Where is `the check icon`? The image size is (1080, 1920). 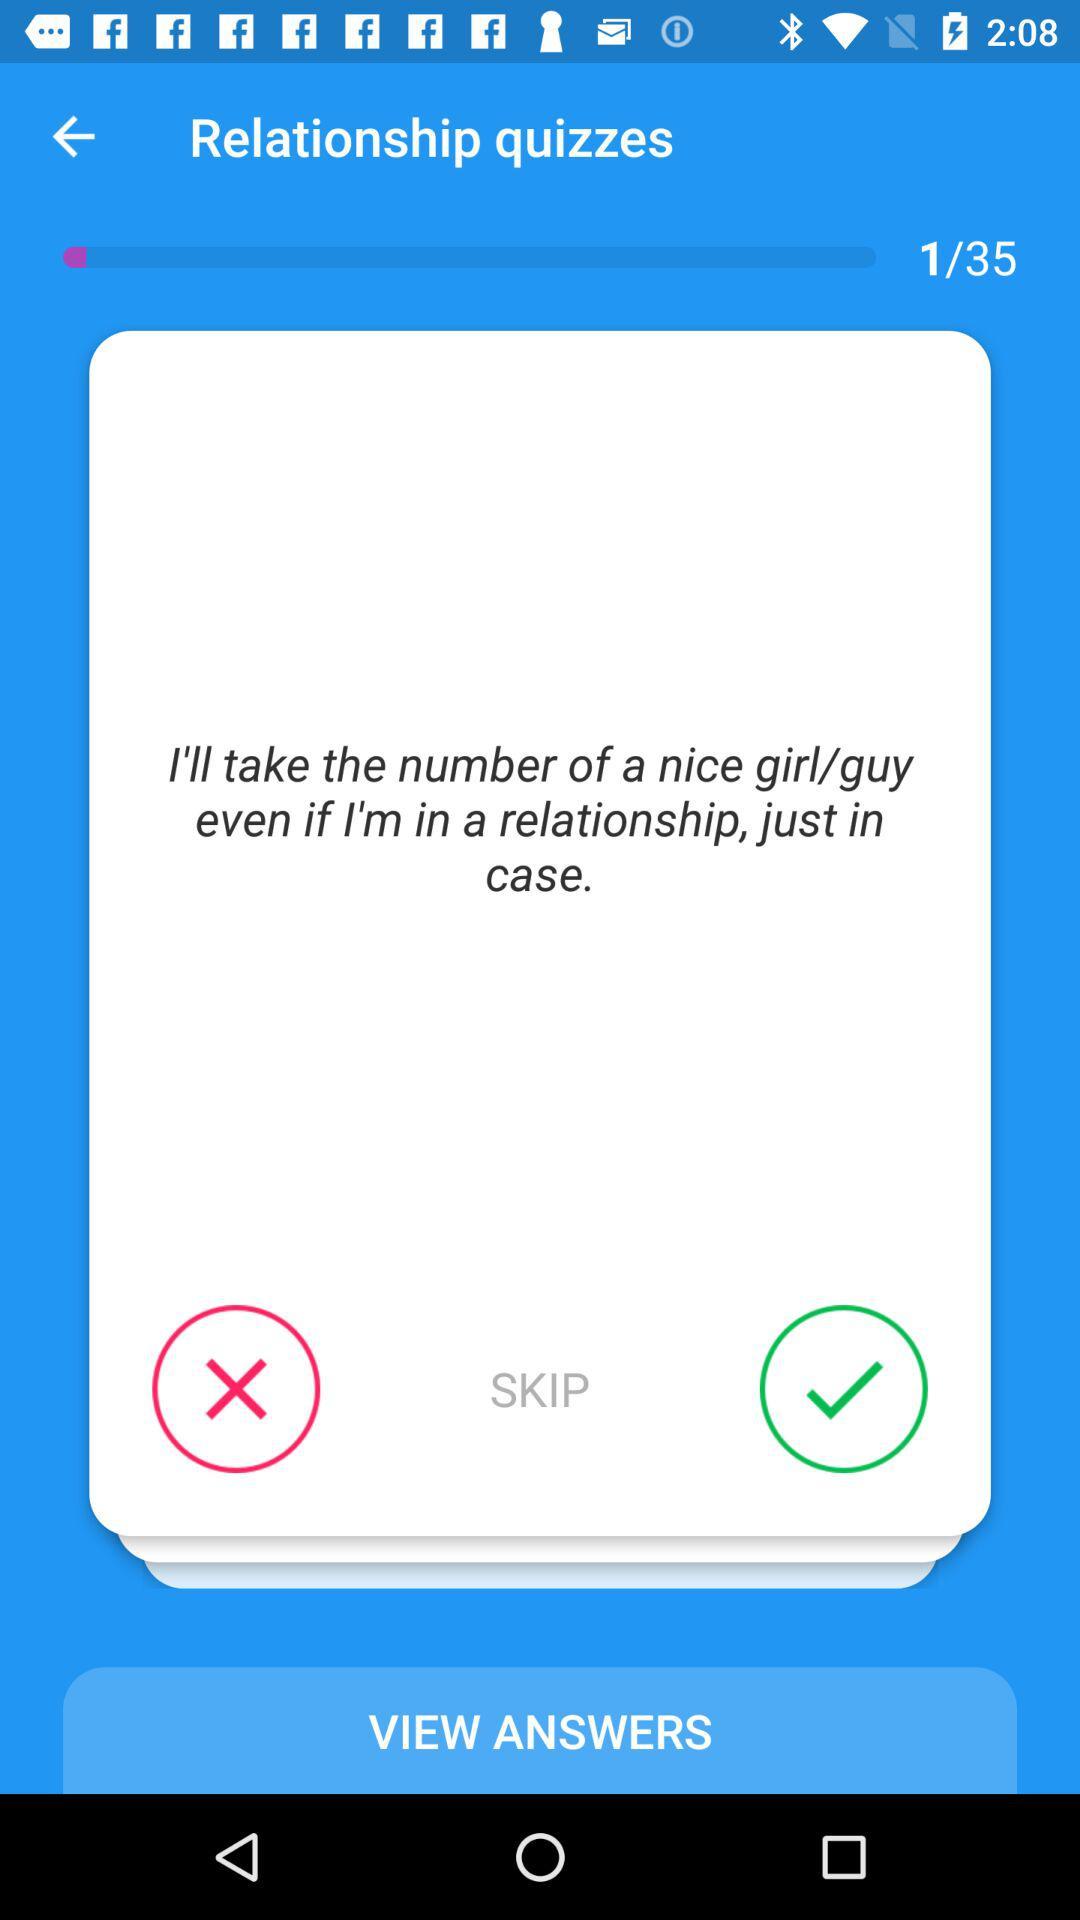
the check icon is located at coordinates (817, 1414).